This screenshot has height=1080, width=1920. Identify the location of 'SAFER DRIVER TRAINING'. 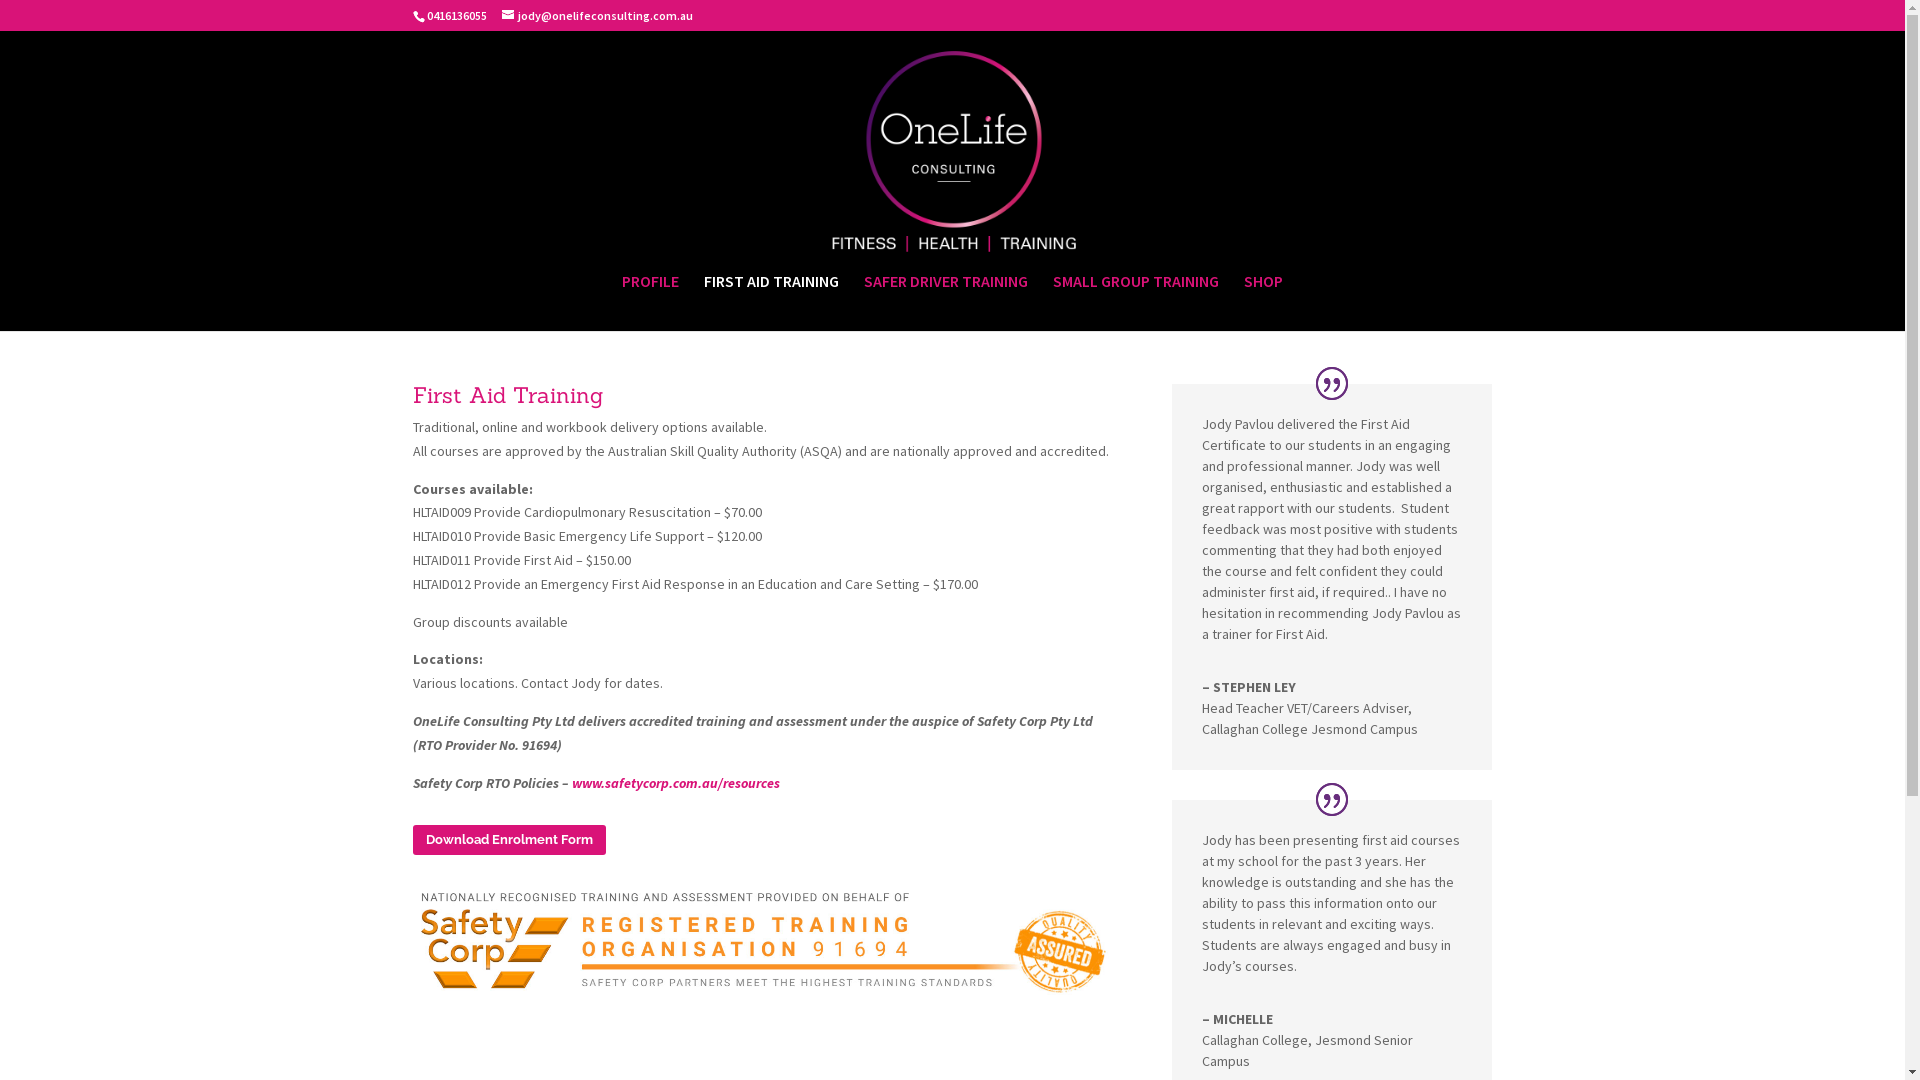
(864, 302).